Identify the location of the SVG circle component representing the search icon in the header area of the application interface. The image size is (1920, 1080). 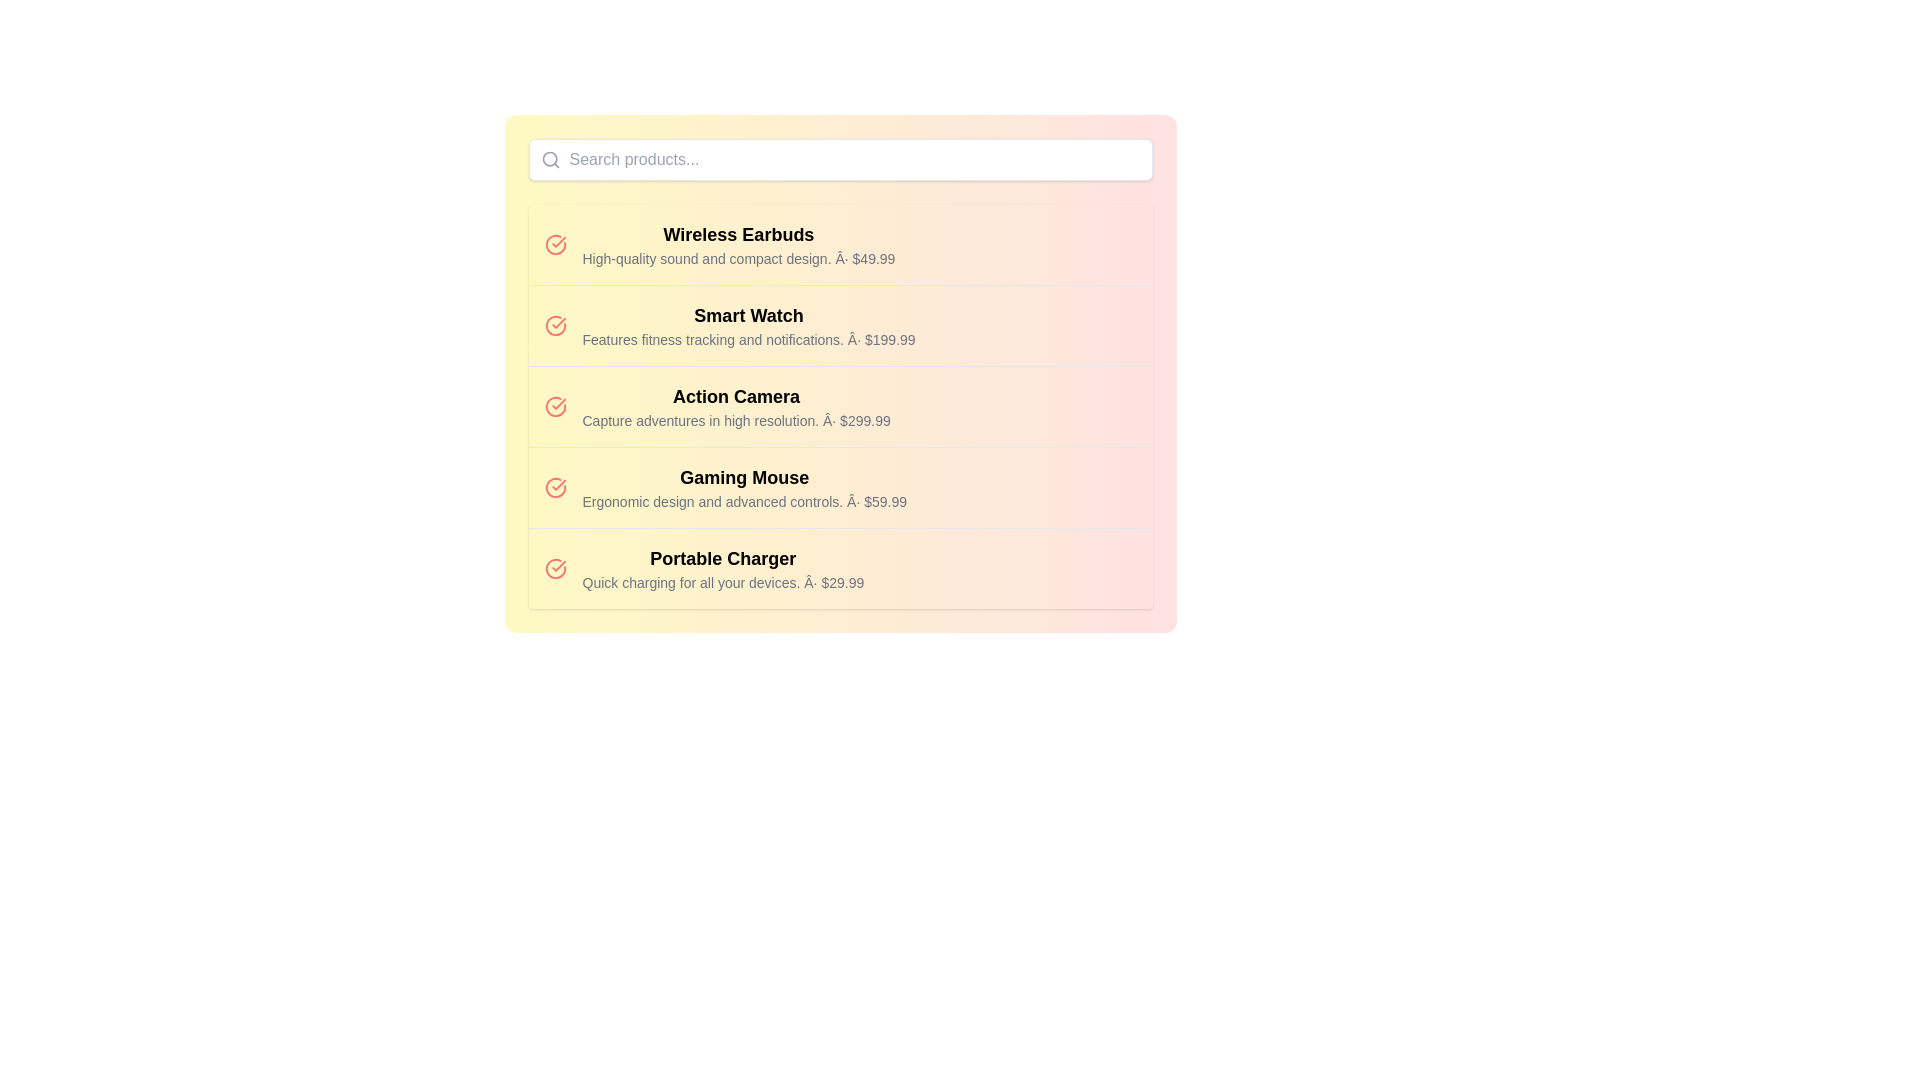
(549, 158).